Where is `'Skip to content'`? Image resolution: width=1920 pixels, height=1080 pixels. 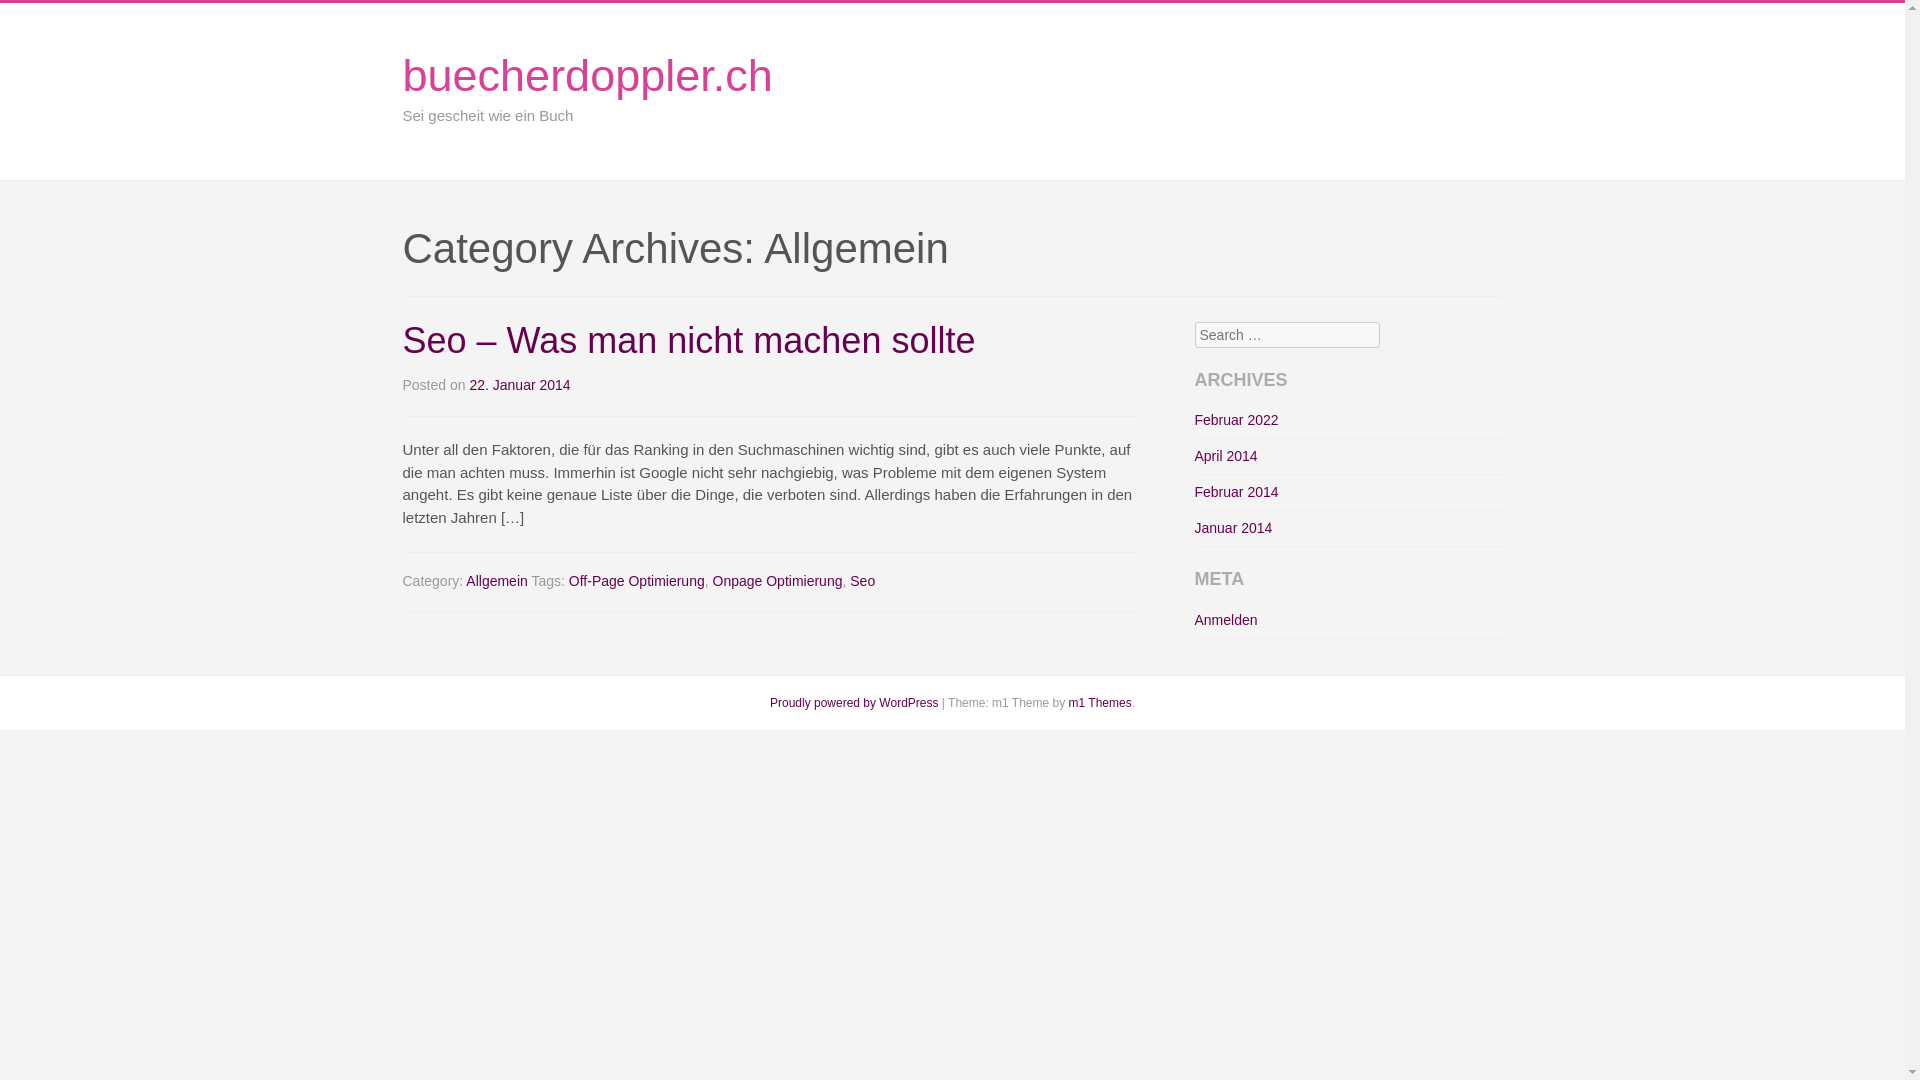 'Skip to content' is located at coordinates (1516, 110).